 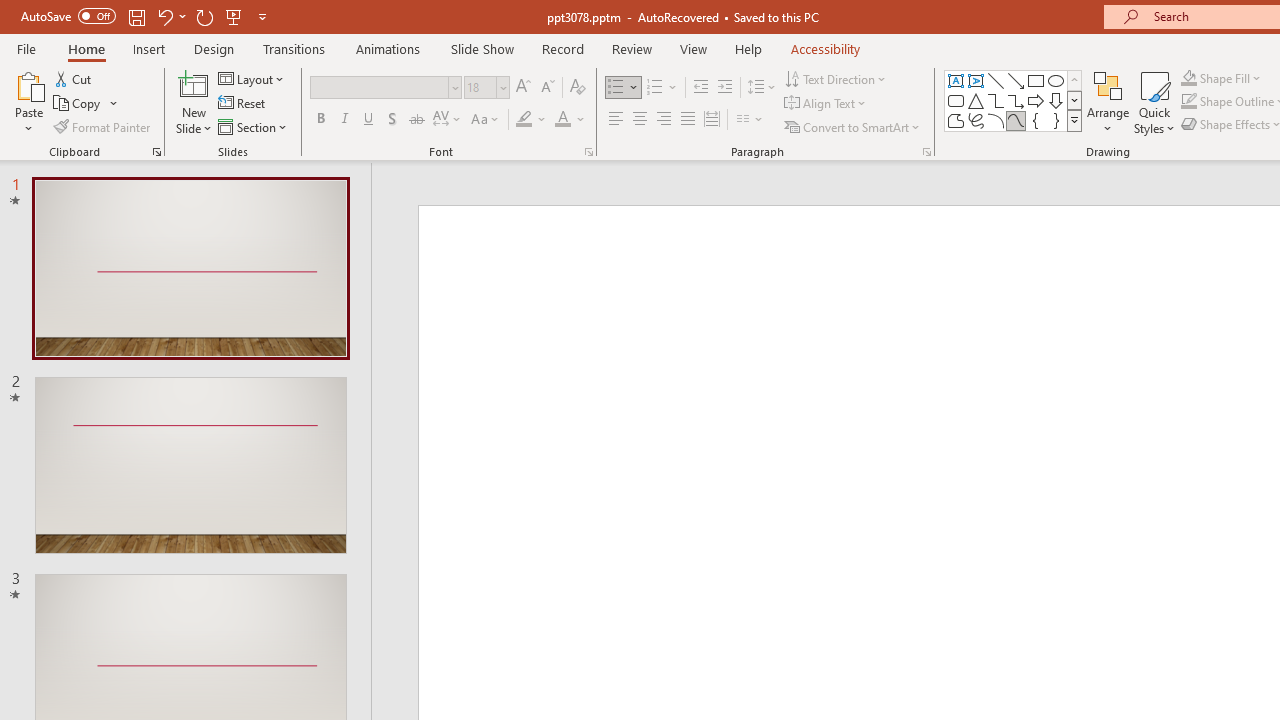 What do you see at coordinates (724, 86) in the screenshot?
I see `'Increase Indent'` at bounding box center [724, 86].